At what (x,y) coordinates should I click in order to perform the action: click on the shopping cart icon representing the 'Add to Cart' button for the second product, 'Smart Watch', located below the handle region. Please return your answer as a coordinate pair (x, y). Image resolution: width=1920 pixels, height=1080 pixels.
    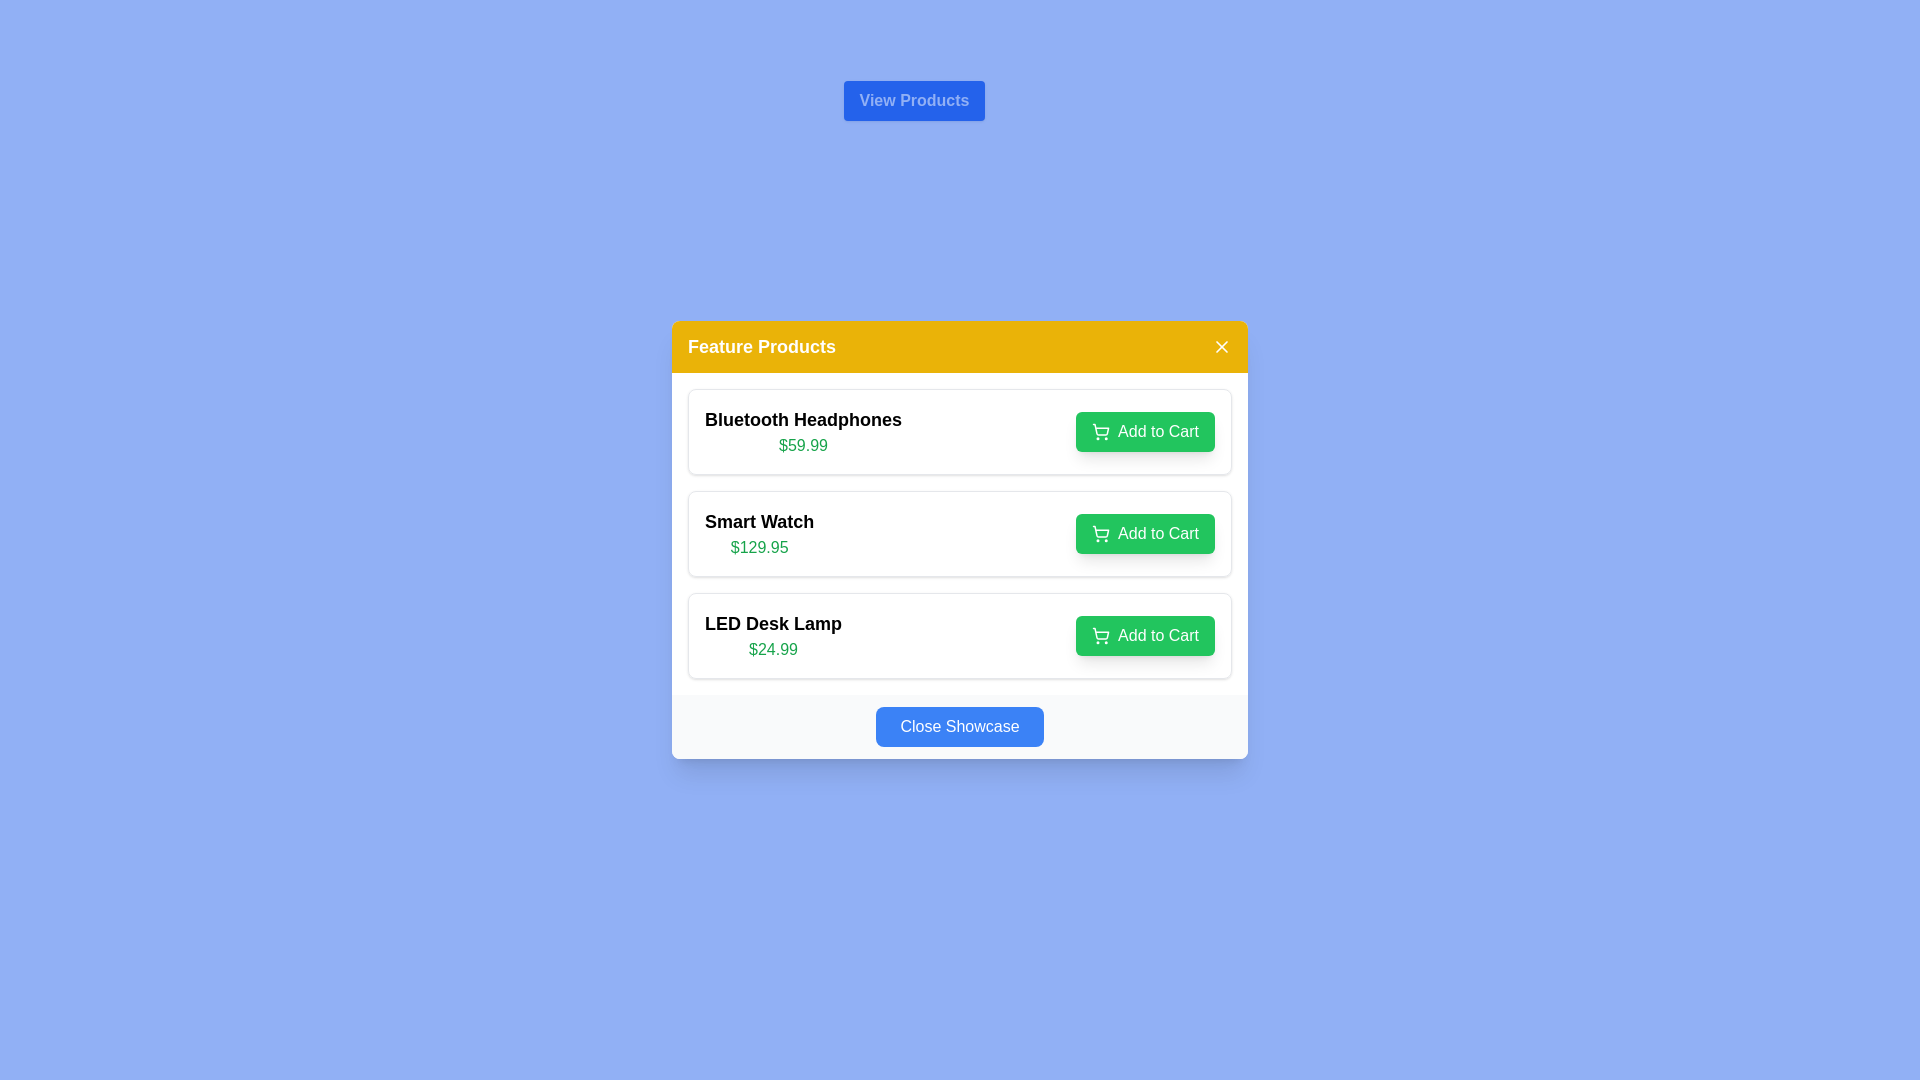
    Looking at the image, I should click on (1100, 530).